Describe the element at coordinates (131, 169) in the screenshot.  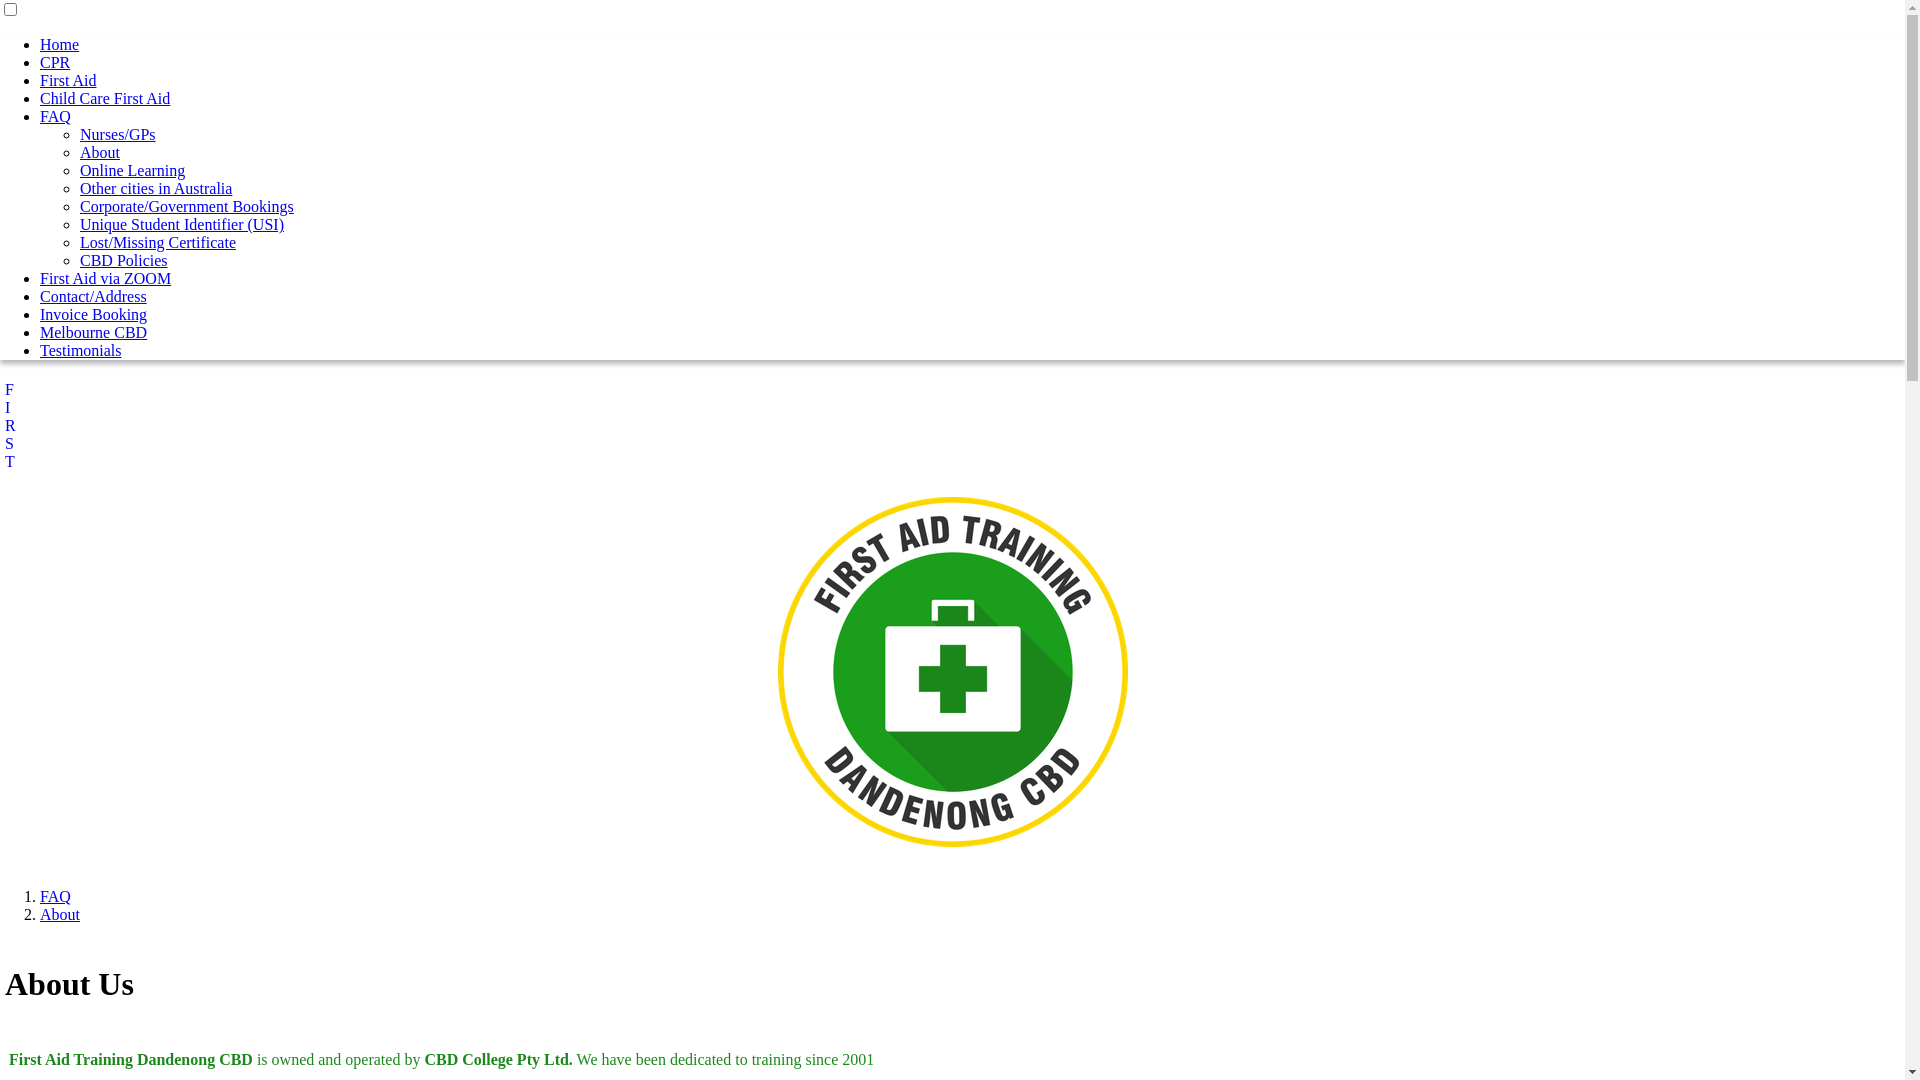
I see `'Online Learning'` at that location.